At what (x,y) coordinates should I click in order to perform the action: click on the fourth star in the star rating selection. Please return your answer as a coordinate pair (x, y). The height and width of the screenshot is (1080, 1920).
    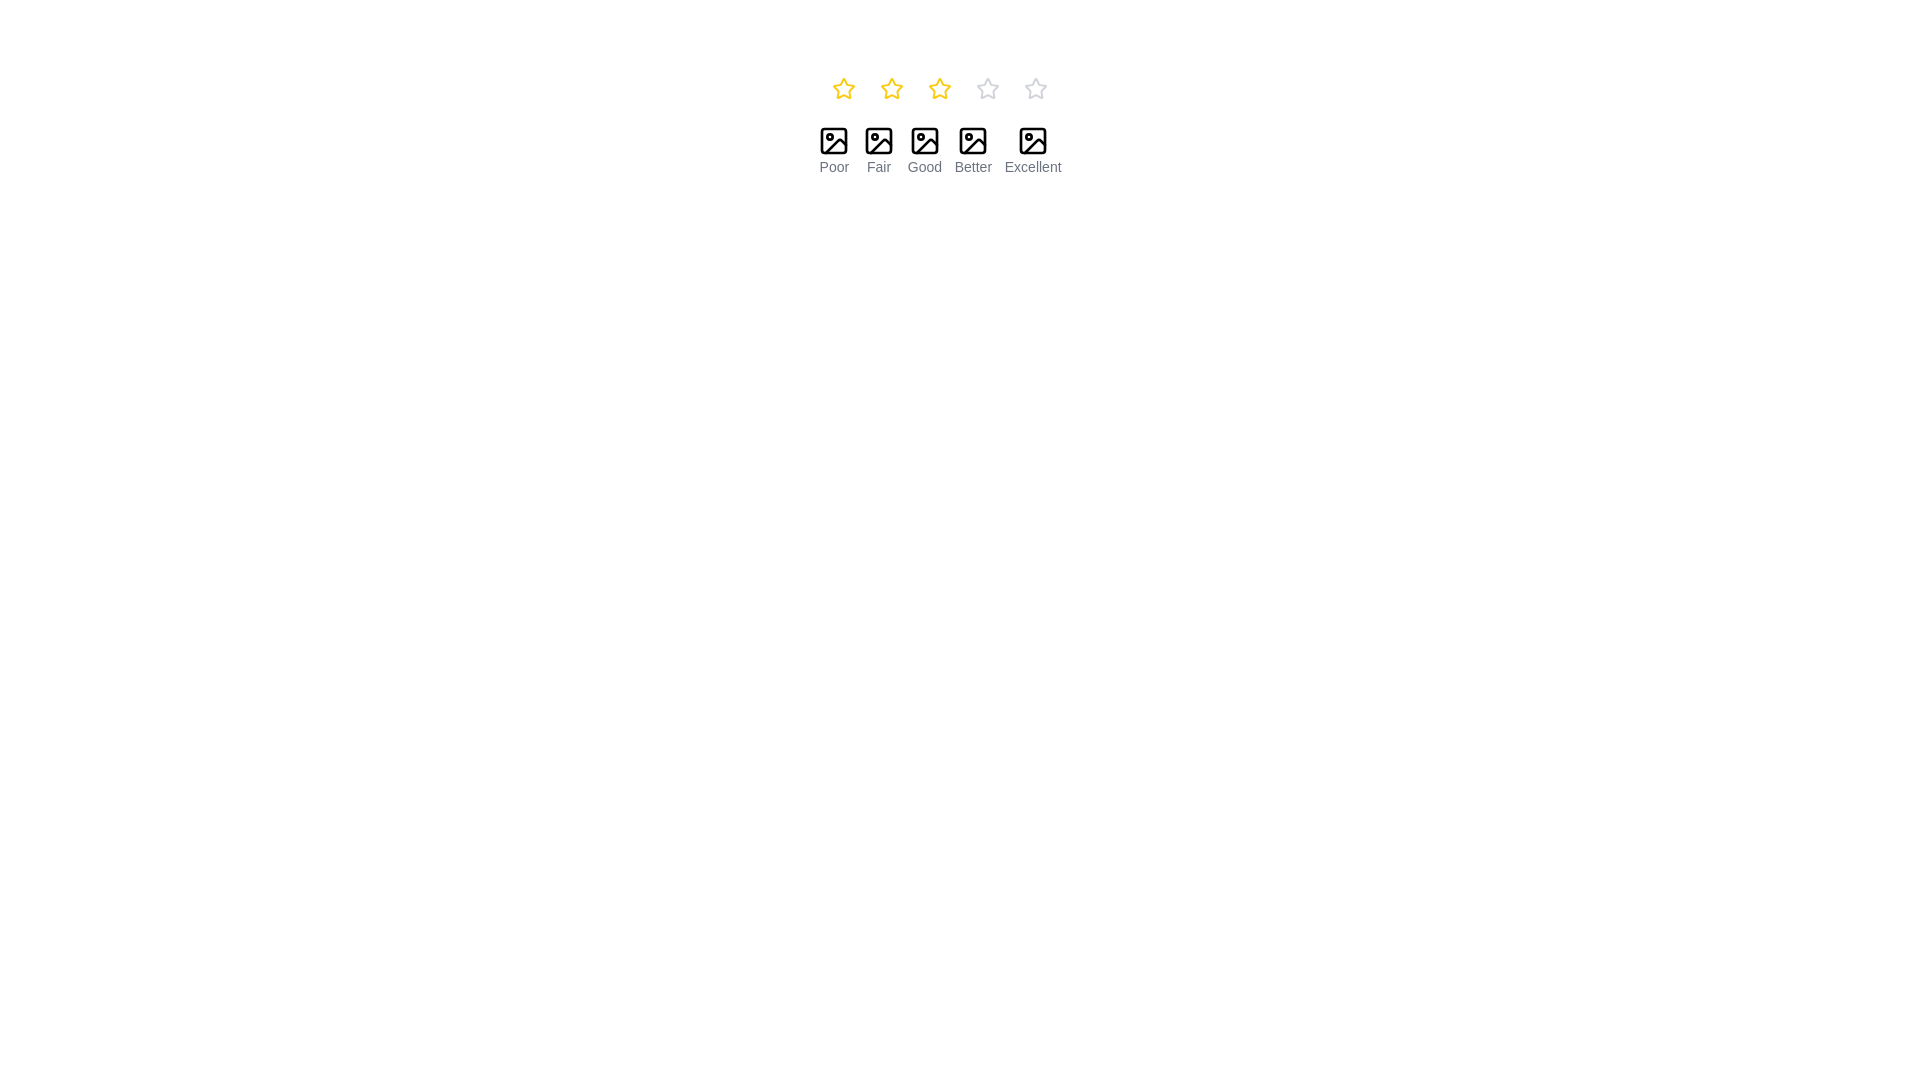
    Looking at the image, I should click on (988, 87).